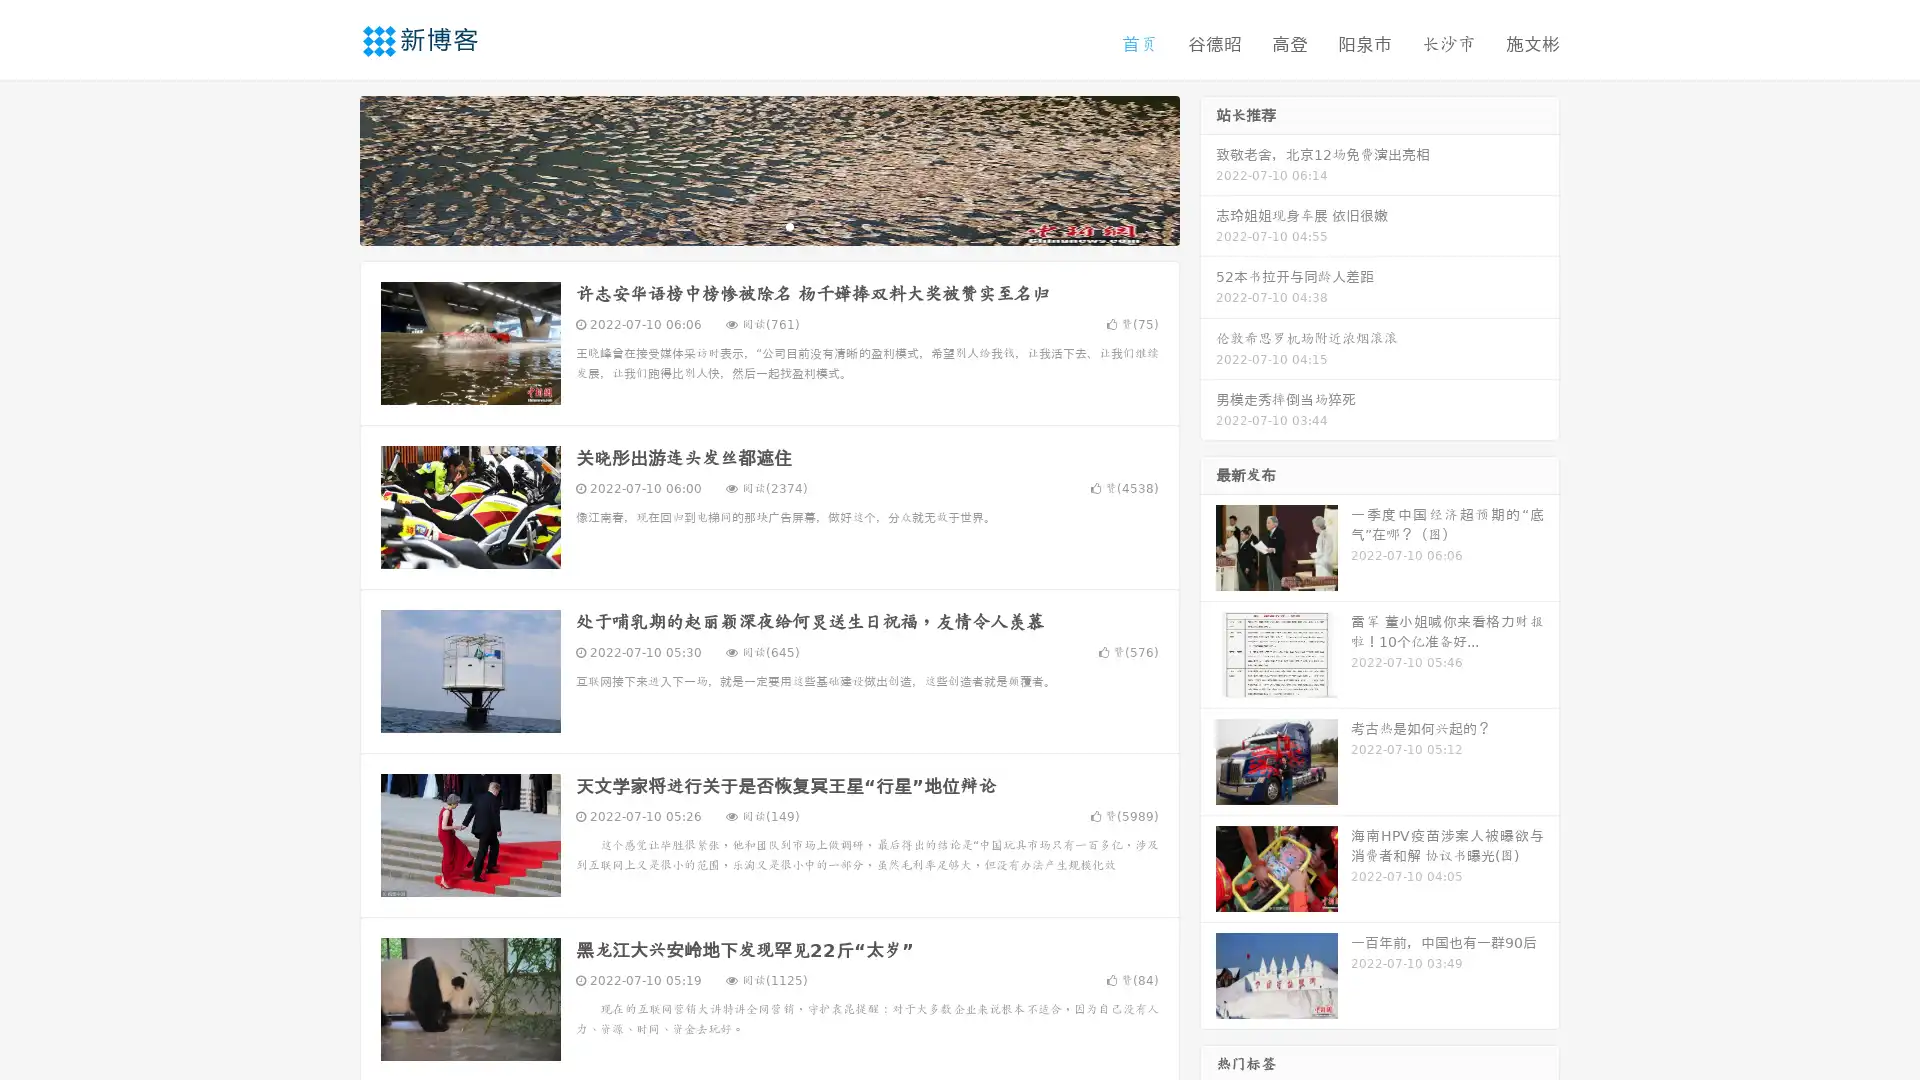 This screenshot has height=1080, width=1920. What do you see at coordinates (789, 225) in the screenshot?
I see `Go to slide 3` at bounding box center [789, 225].